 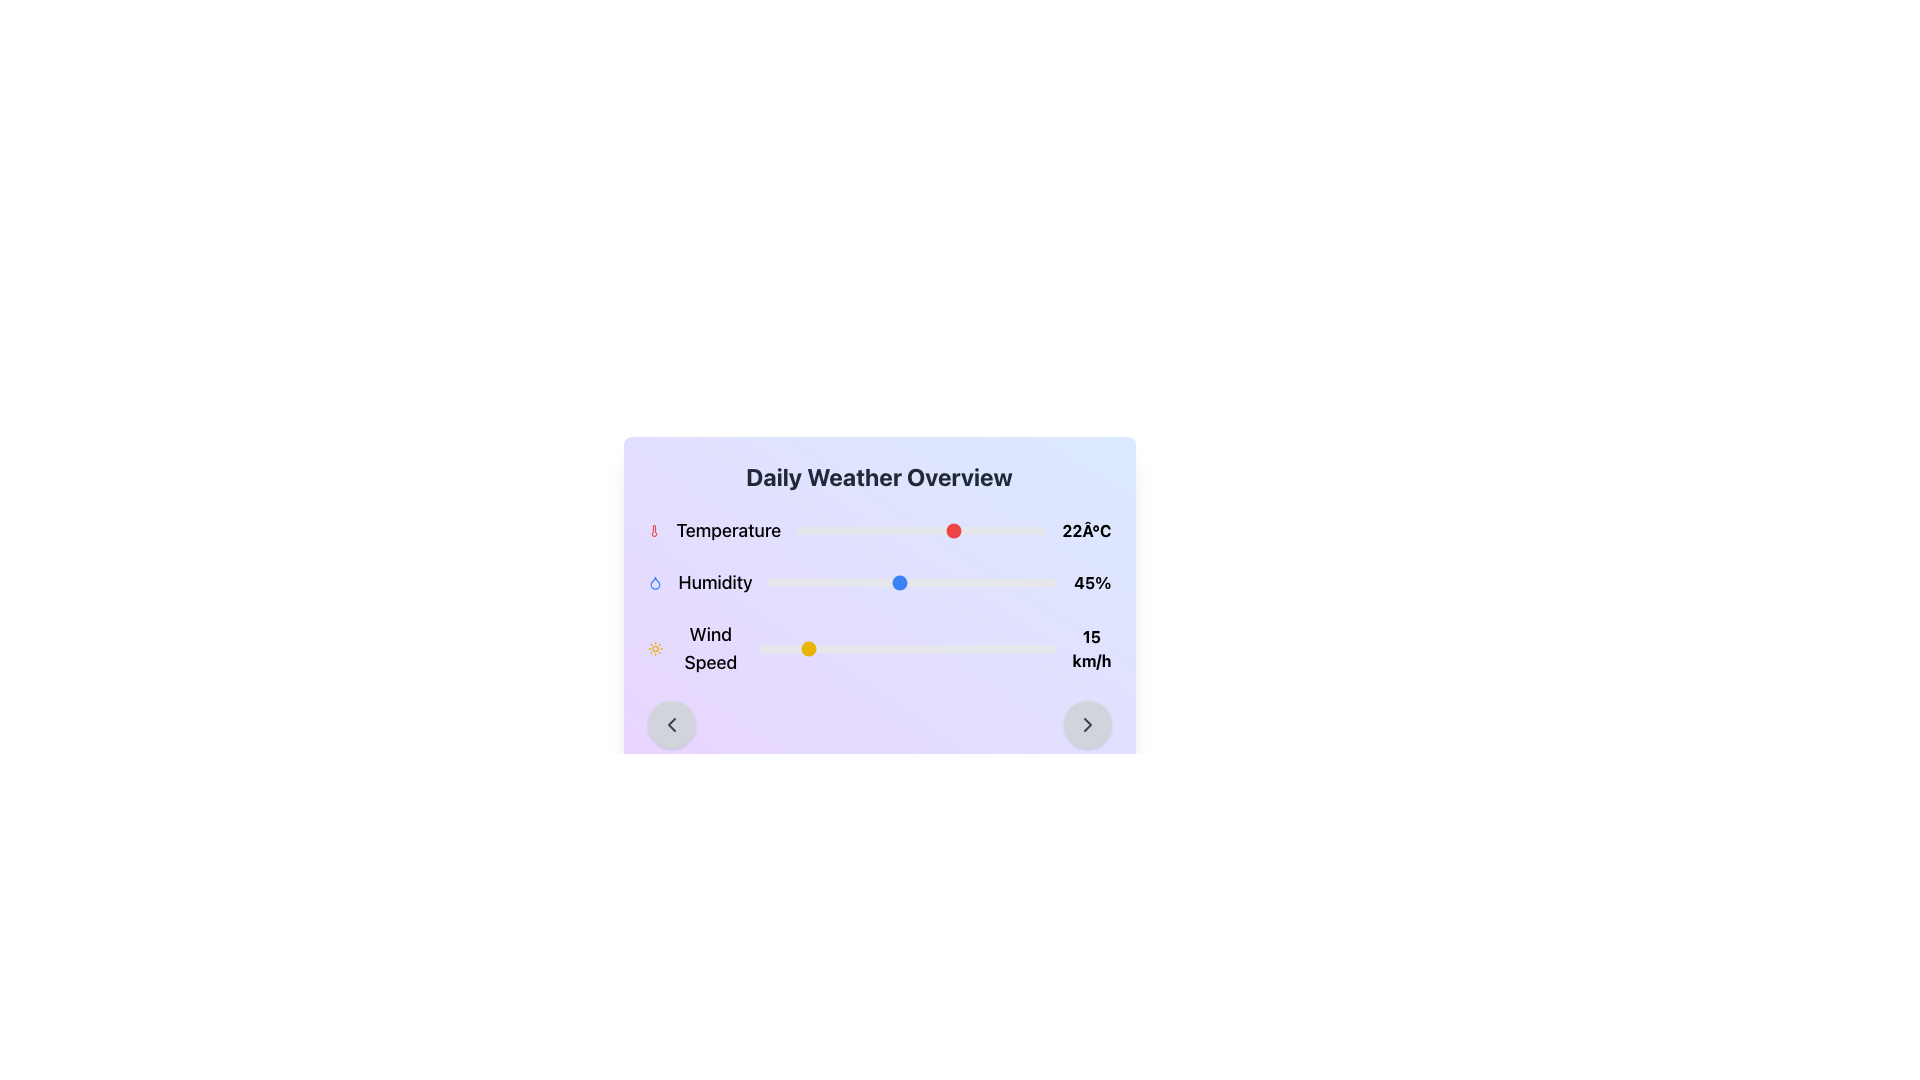 What do you see at coordinates (964, 648) in the screenshot?
I see `the wind speed` at bounding box center [964, 648].